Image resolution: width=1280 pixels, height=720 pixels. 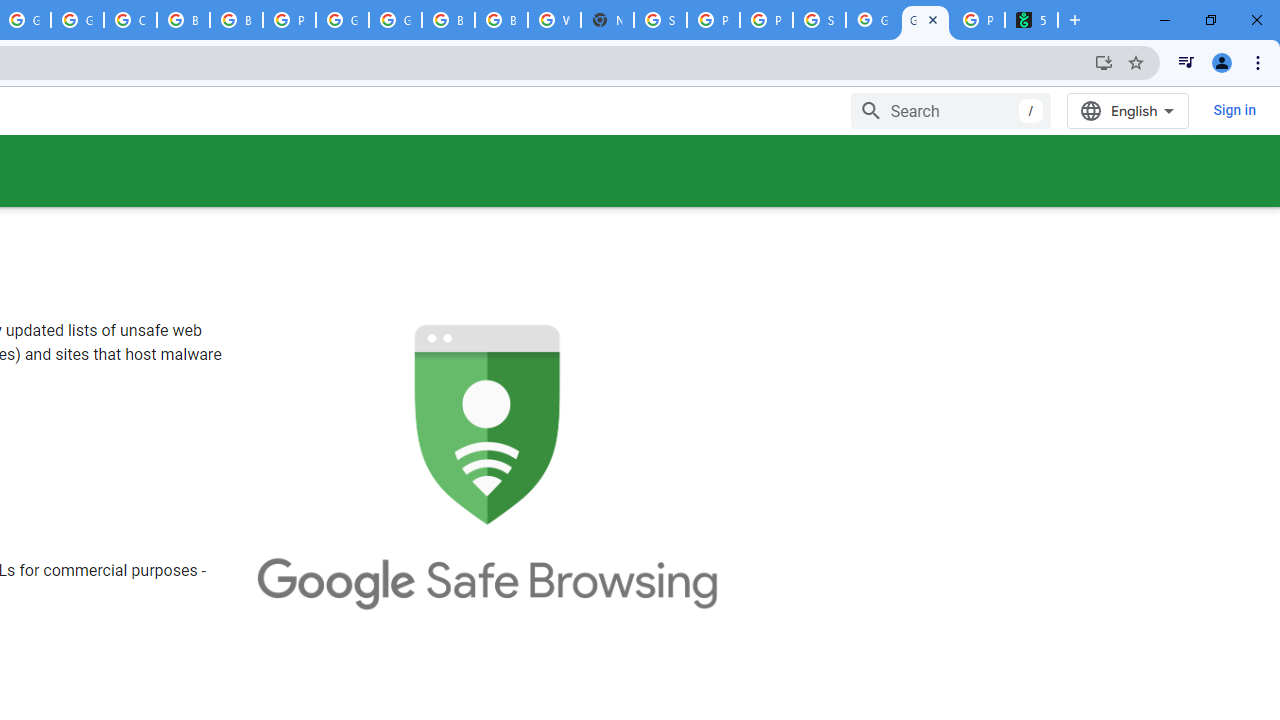 What do you see at coordinates (660, 20) in the screenshot?
I see `'Sign in - Google Accounts'` at bounding box center [660, 20].